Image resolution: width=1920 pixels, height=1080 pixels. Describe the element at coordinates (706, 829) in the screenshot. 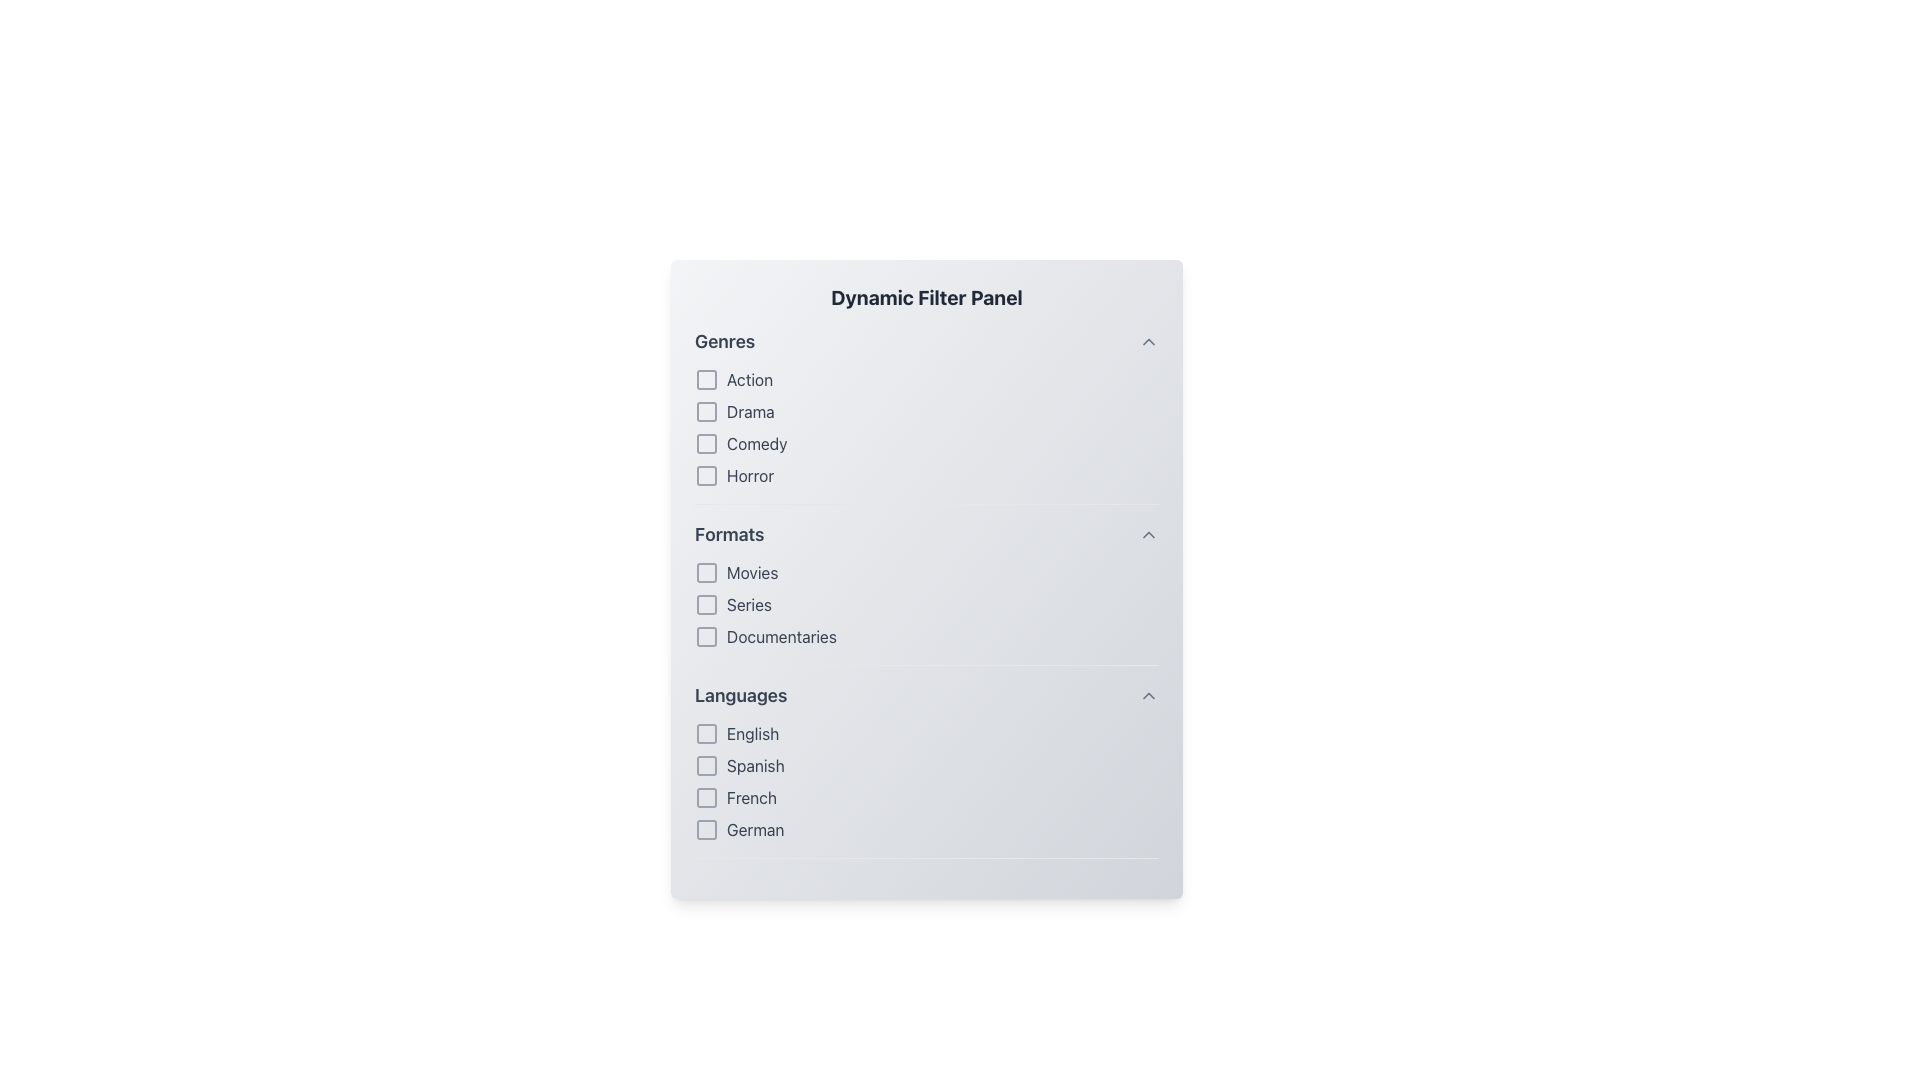

I see `the unselected checkbox next to the 'German' label in the 'Languages' section to potentially see a tooltip` at that location.